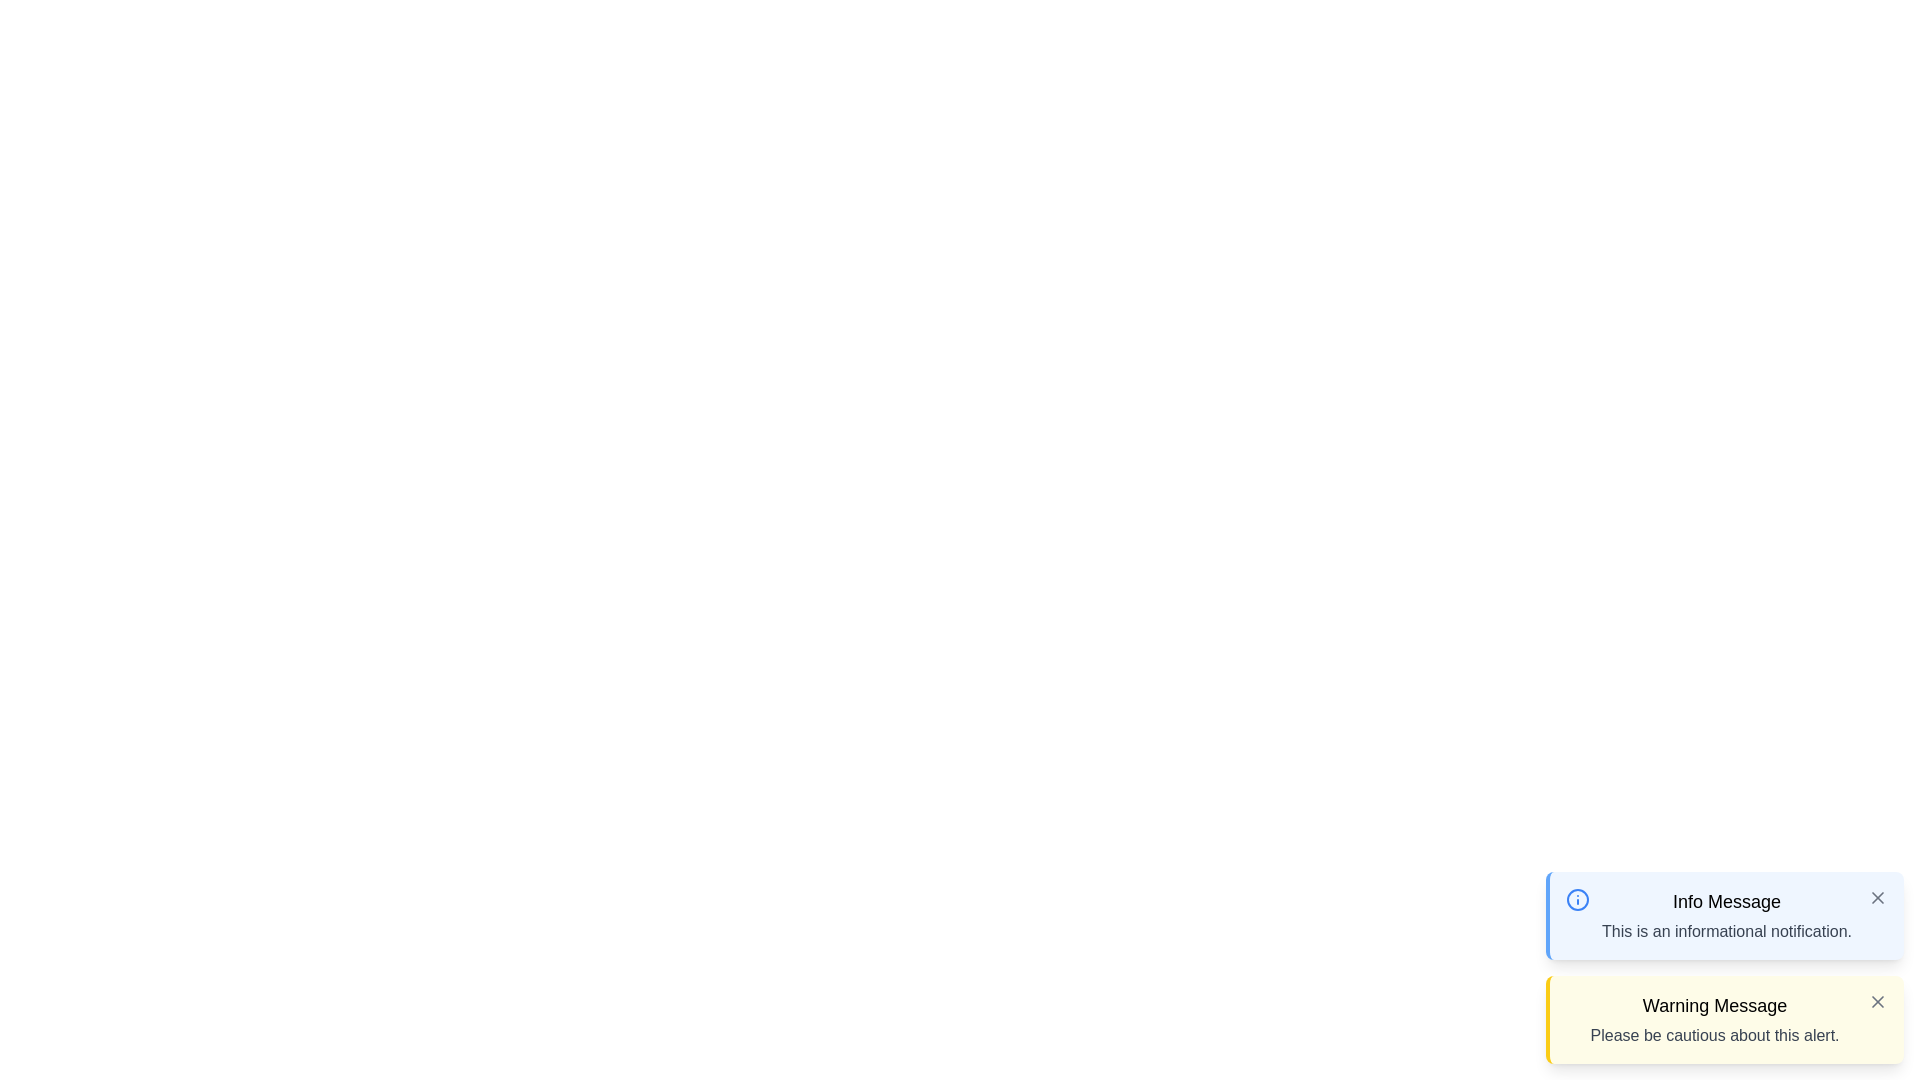 The image size is (1920, 1080). What do you see at coordinates (1714, 1019) in the screenshot?
I see `the text label that displays 'Warning Message' in bold and 'Please be cautious about this alert.' in regular text, which is part of a notification-style component with a light yellow background and a yellow left border` at bounding box center [1714, 1019].